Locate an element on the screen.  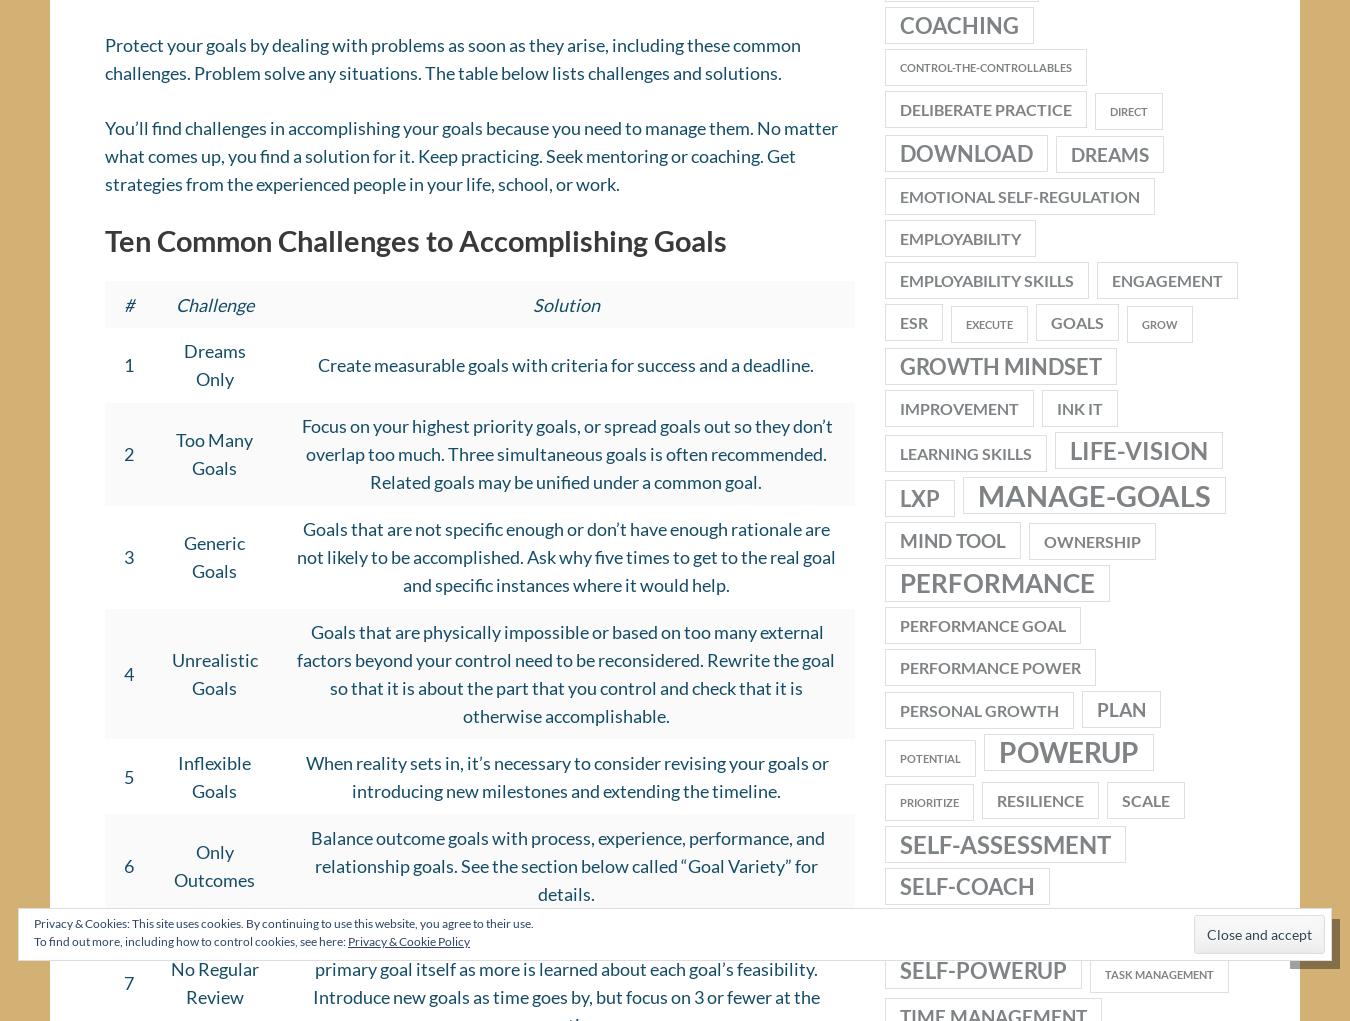
'No Regular Review' is located at coordinates (169, 989).